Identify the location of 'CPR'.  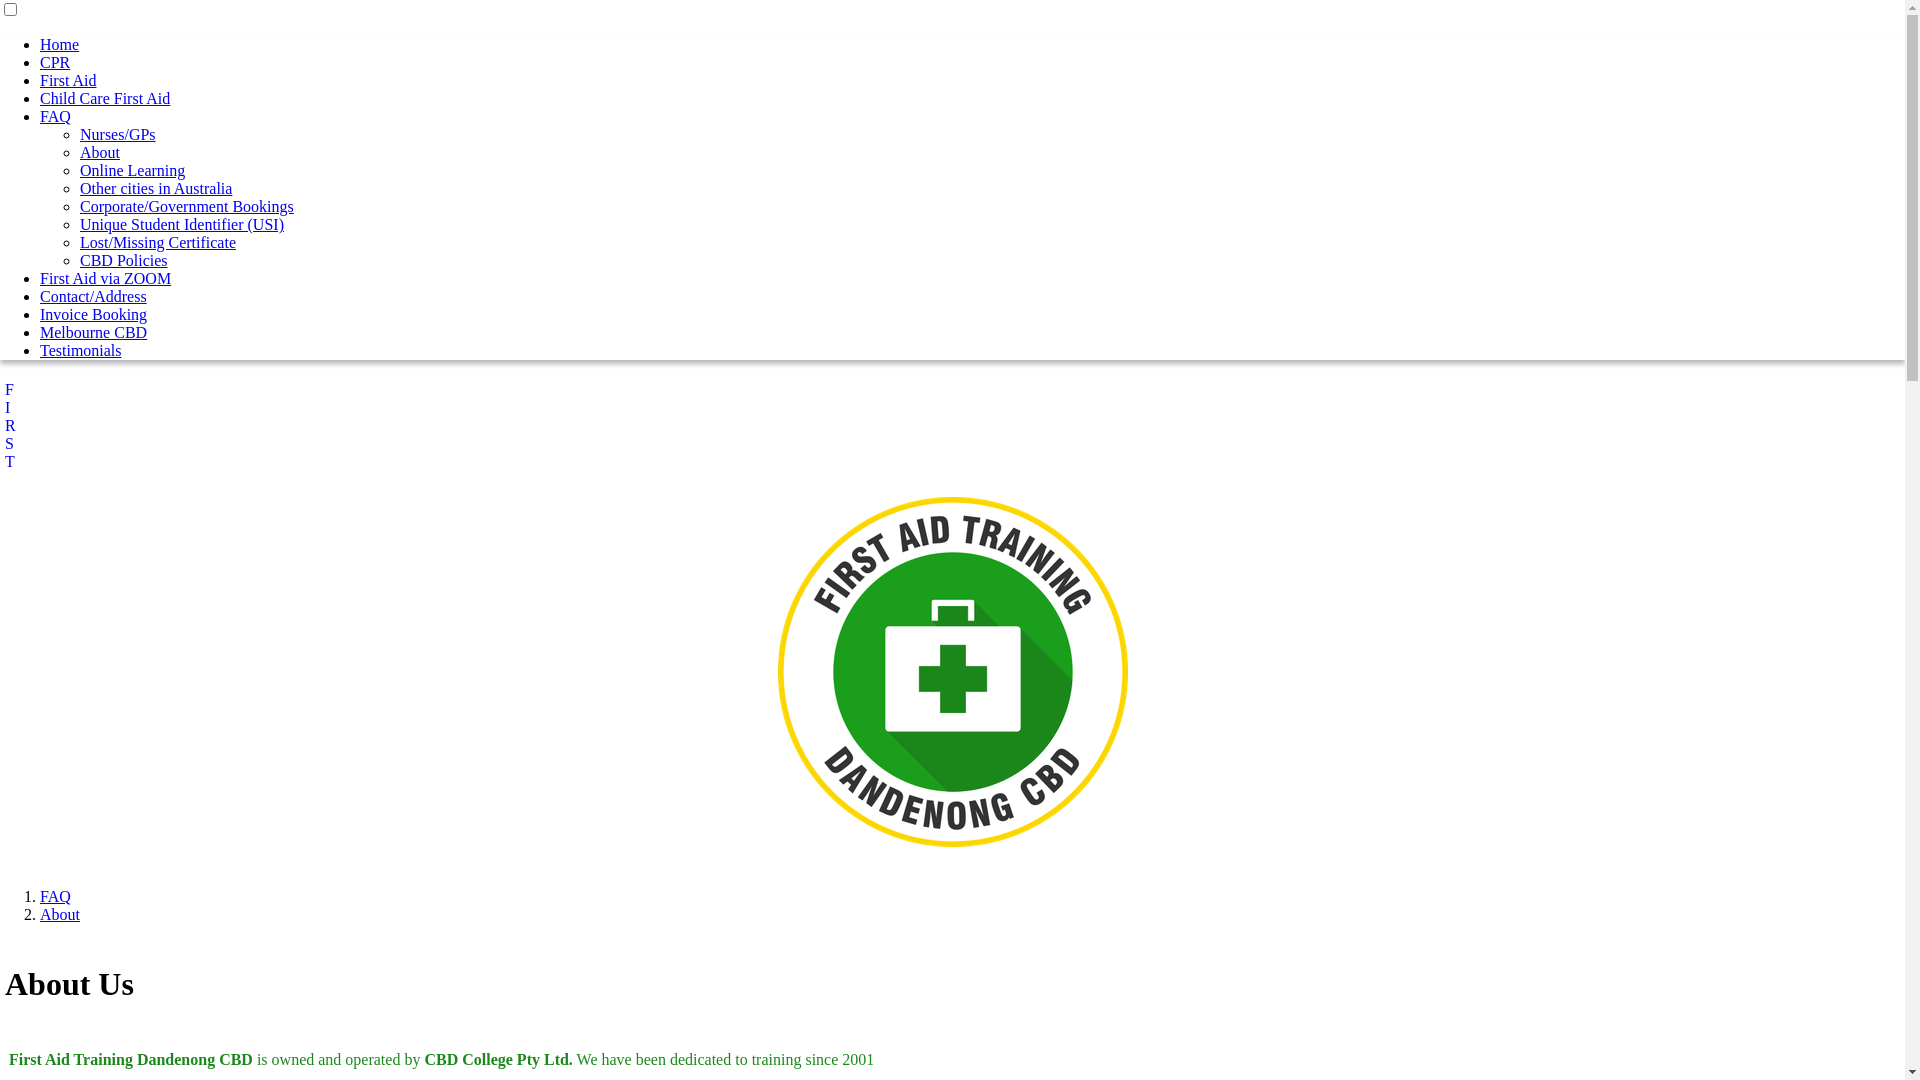
(39, 61).